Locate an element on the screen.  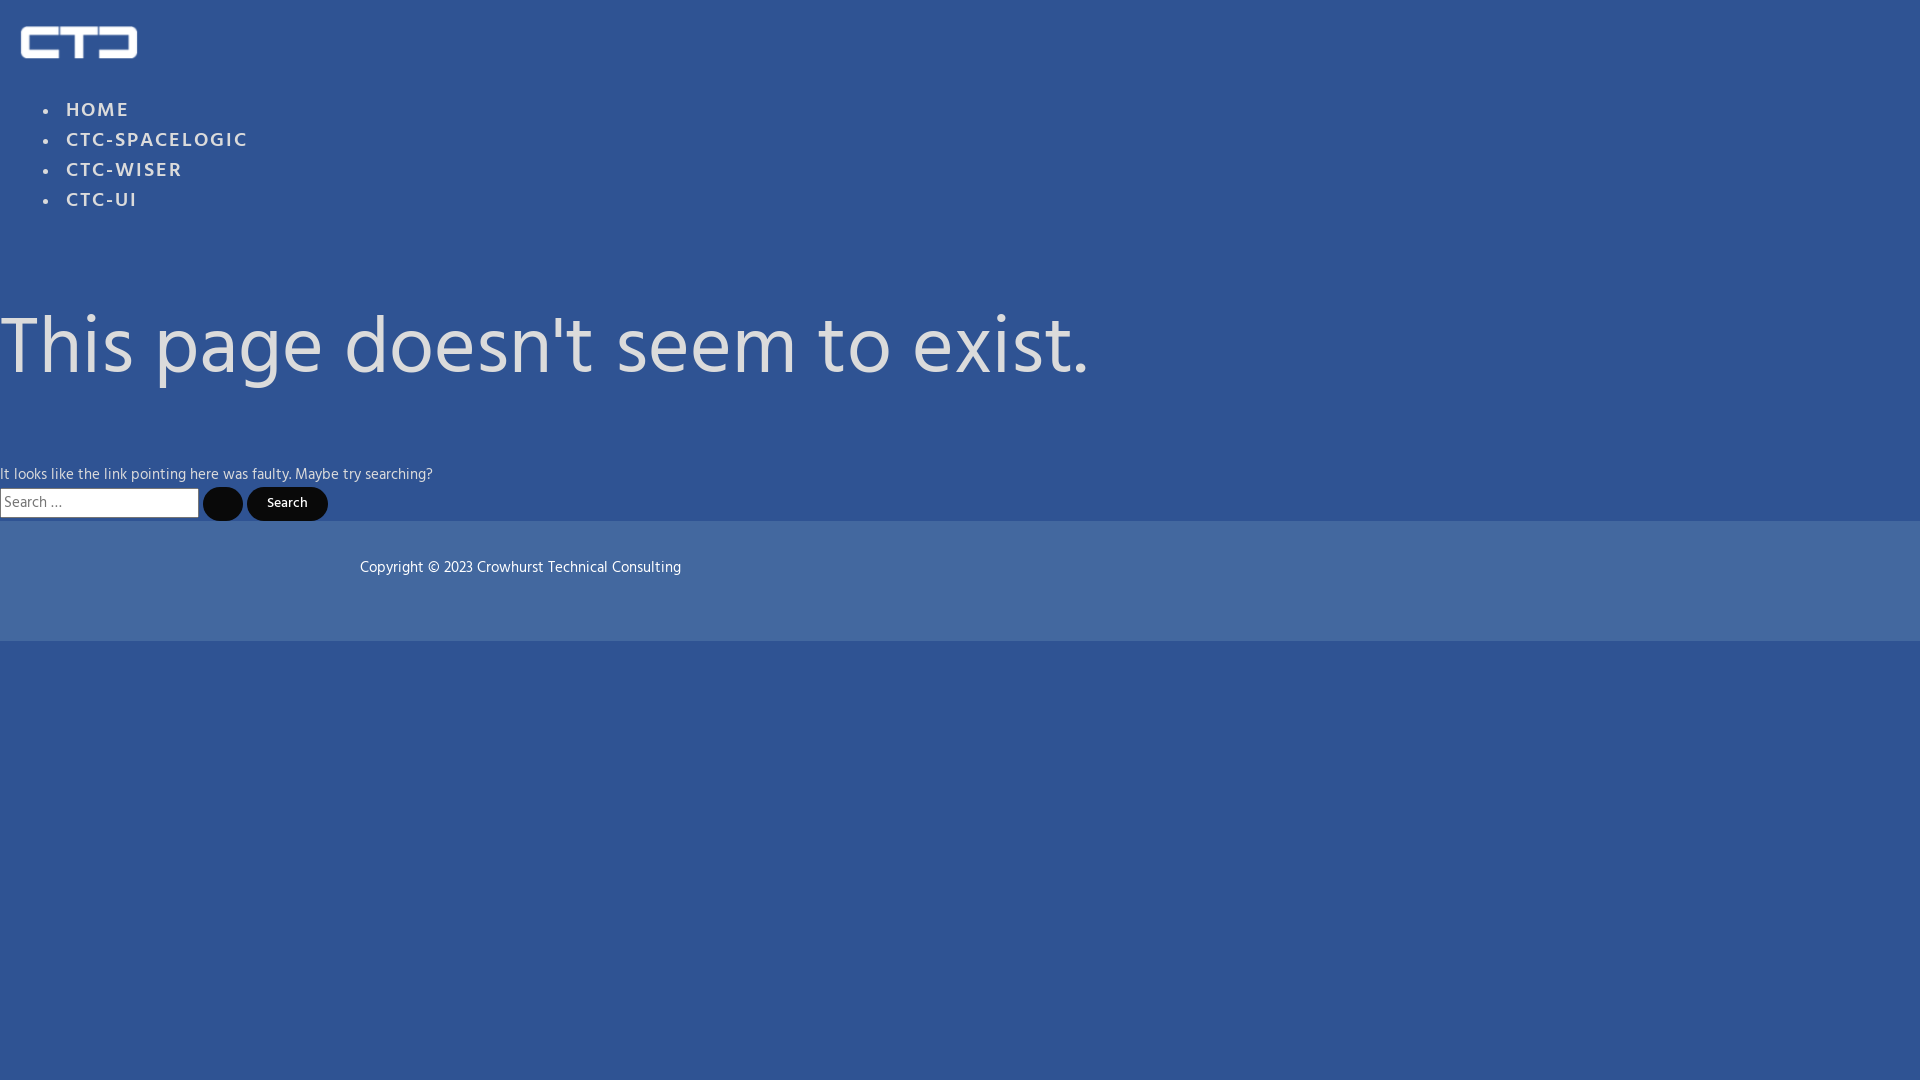
'HOME' is located at coordinates (96, 118).